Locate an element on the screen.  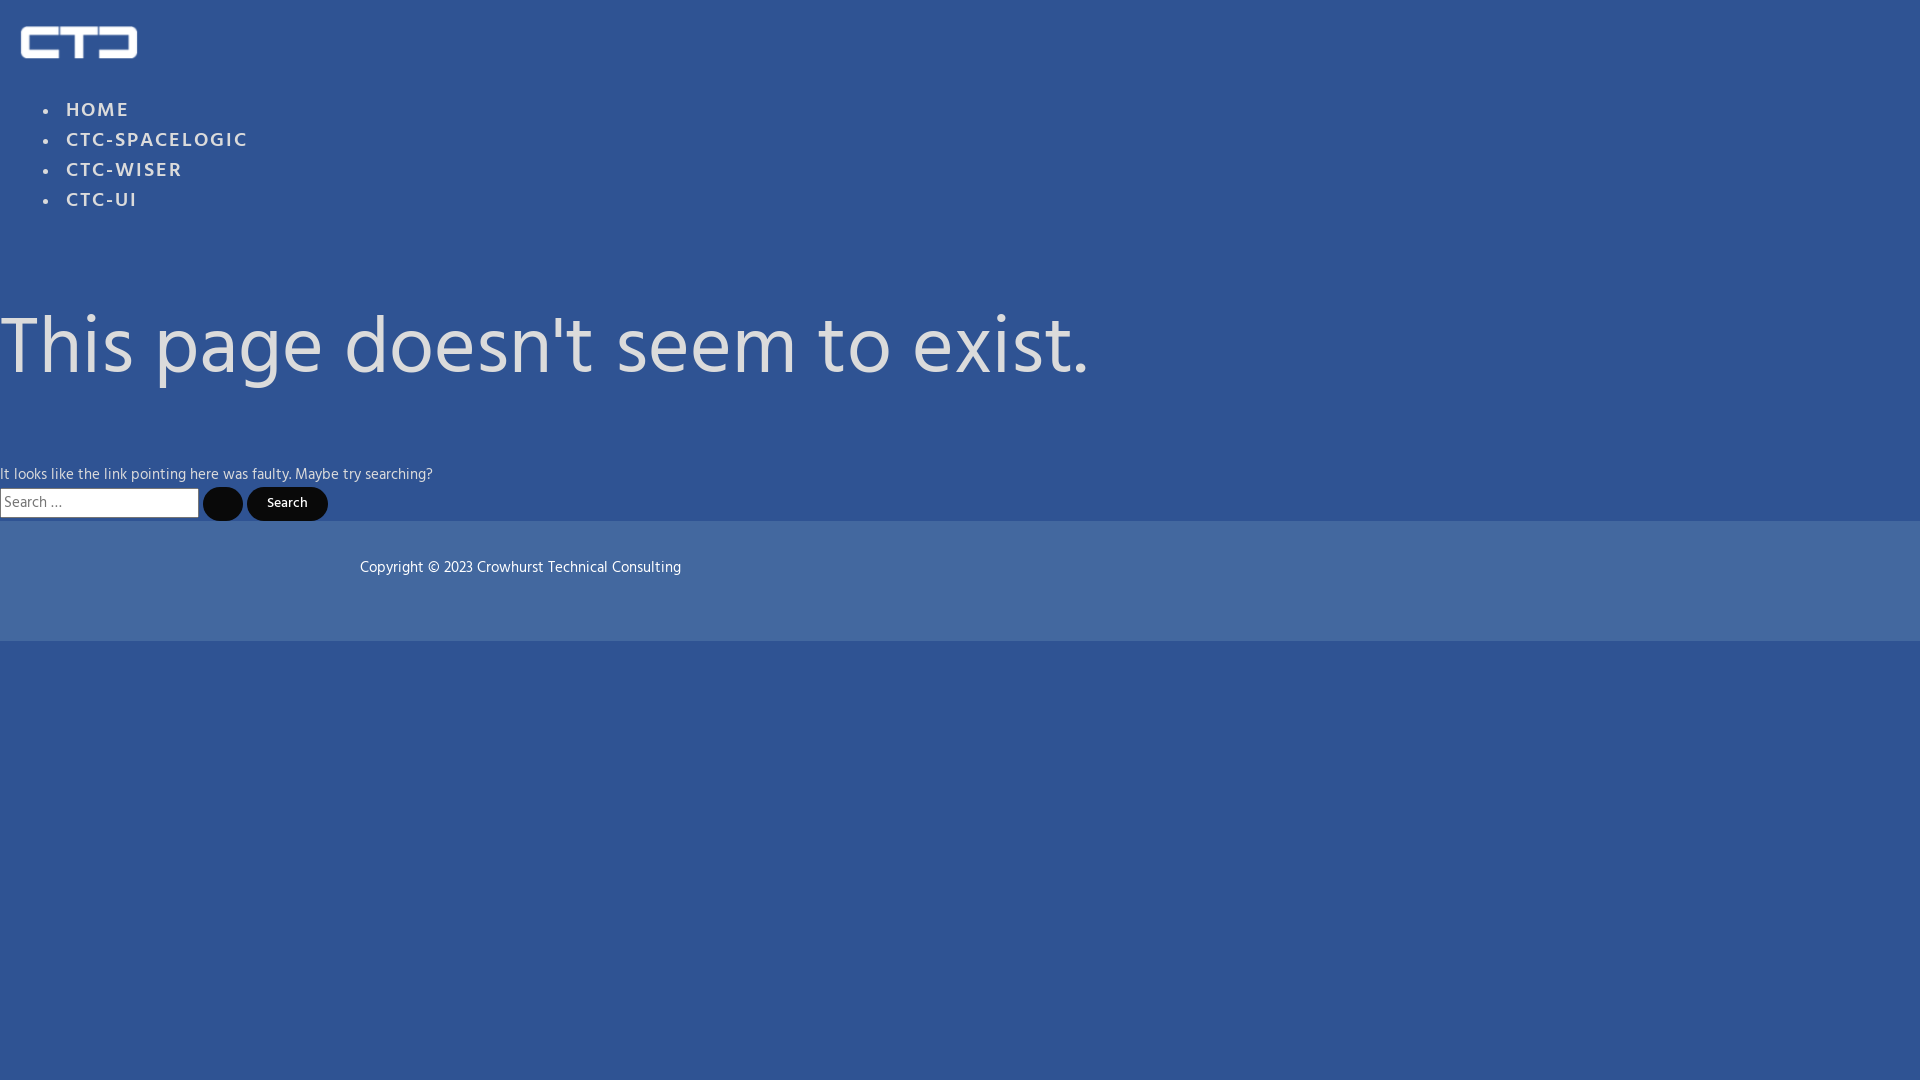
'HOME' is located at coordinates (96, 118).